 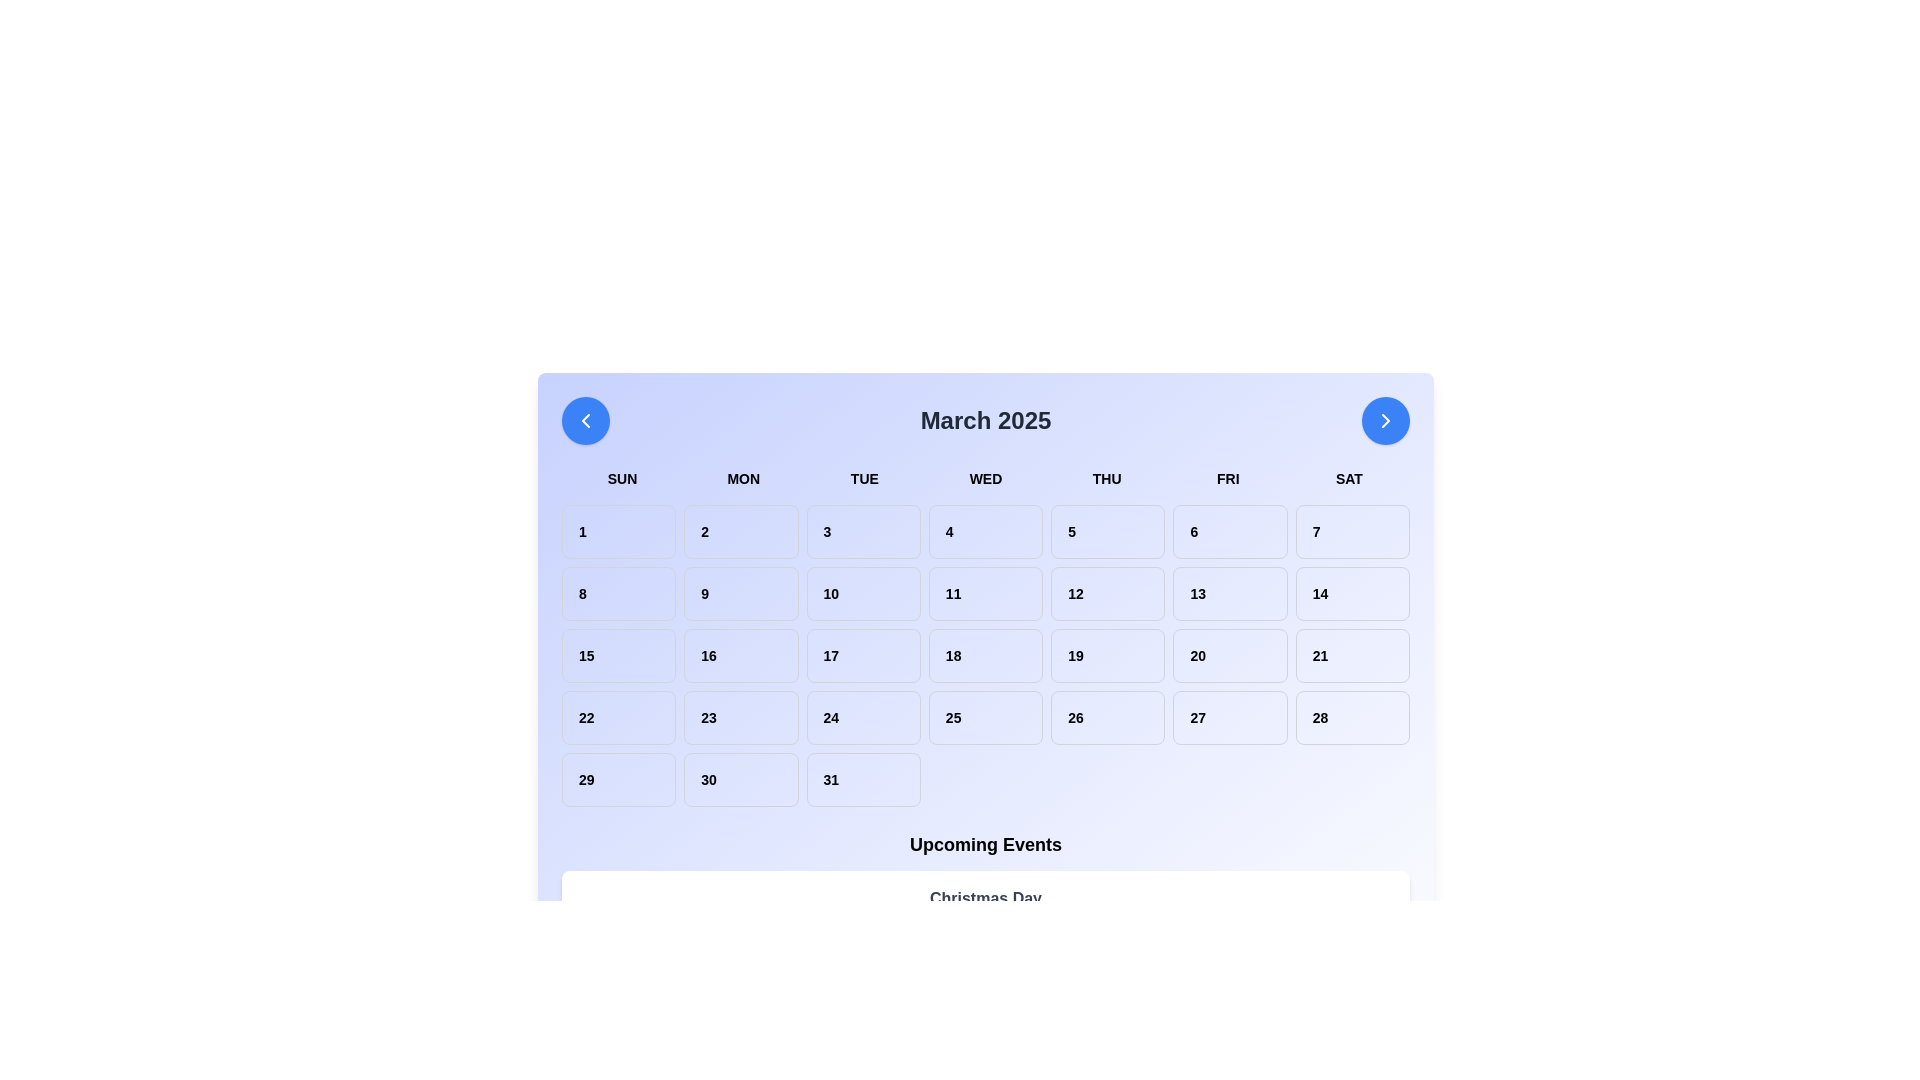 What do you see at coordinates (618, 531) in the screenshot?
I see `the calendar date cell displaying the day number '1'` at bounding box center [618, 531].